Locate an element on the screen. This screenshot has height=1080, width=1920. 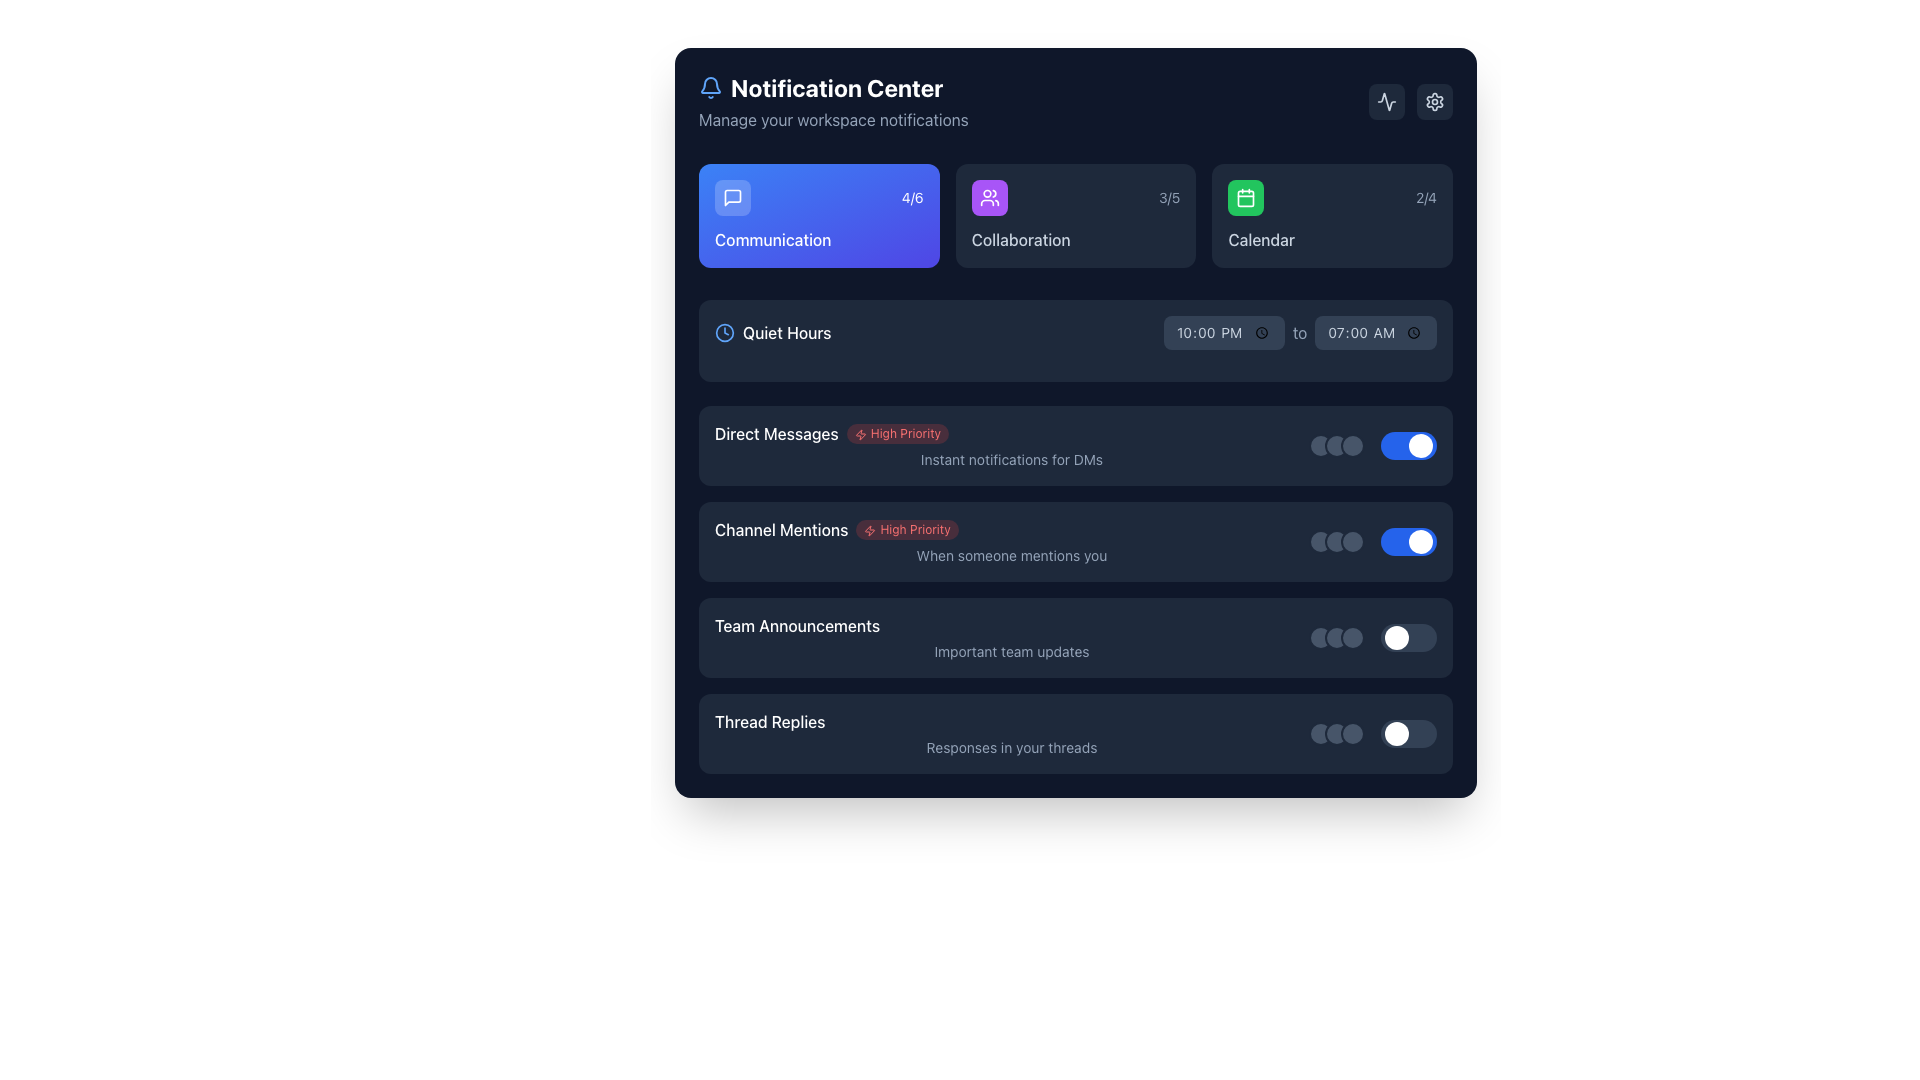
the Button element styled with a rounded rectangular background and a dark slate color theme, which contains a waveform icon is located at coordinates (1386, 101).